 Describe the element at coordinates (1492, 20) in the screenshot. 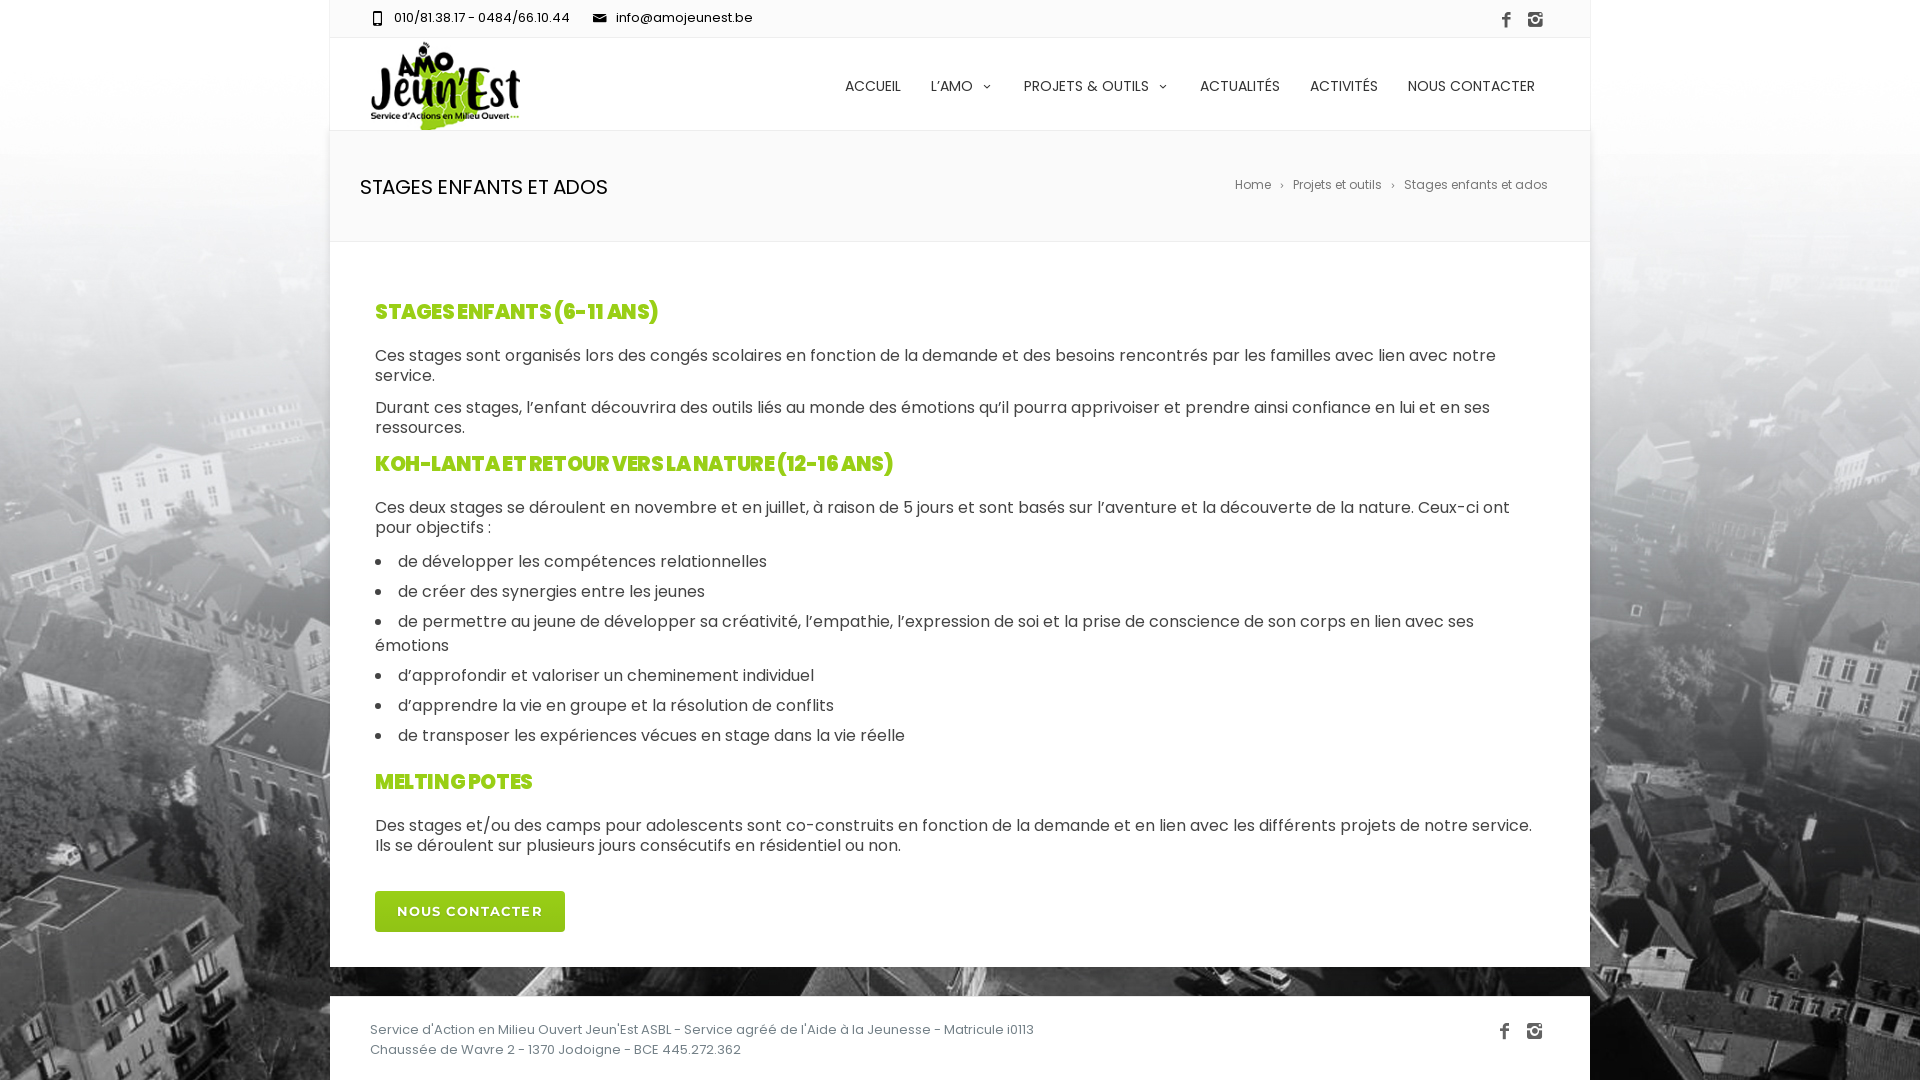

I see `'Facebook'` at that location.